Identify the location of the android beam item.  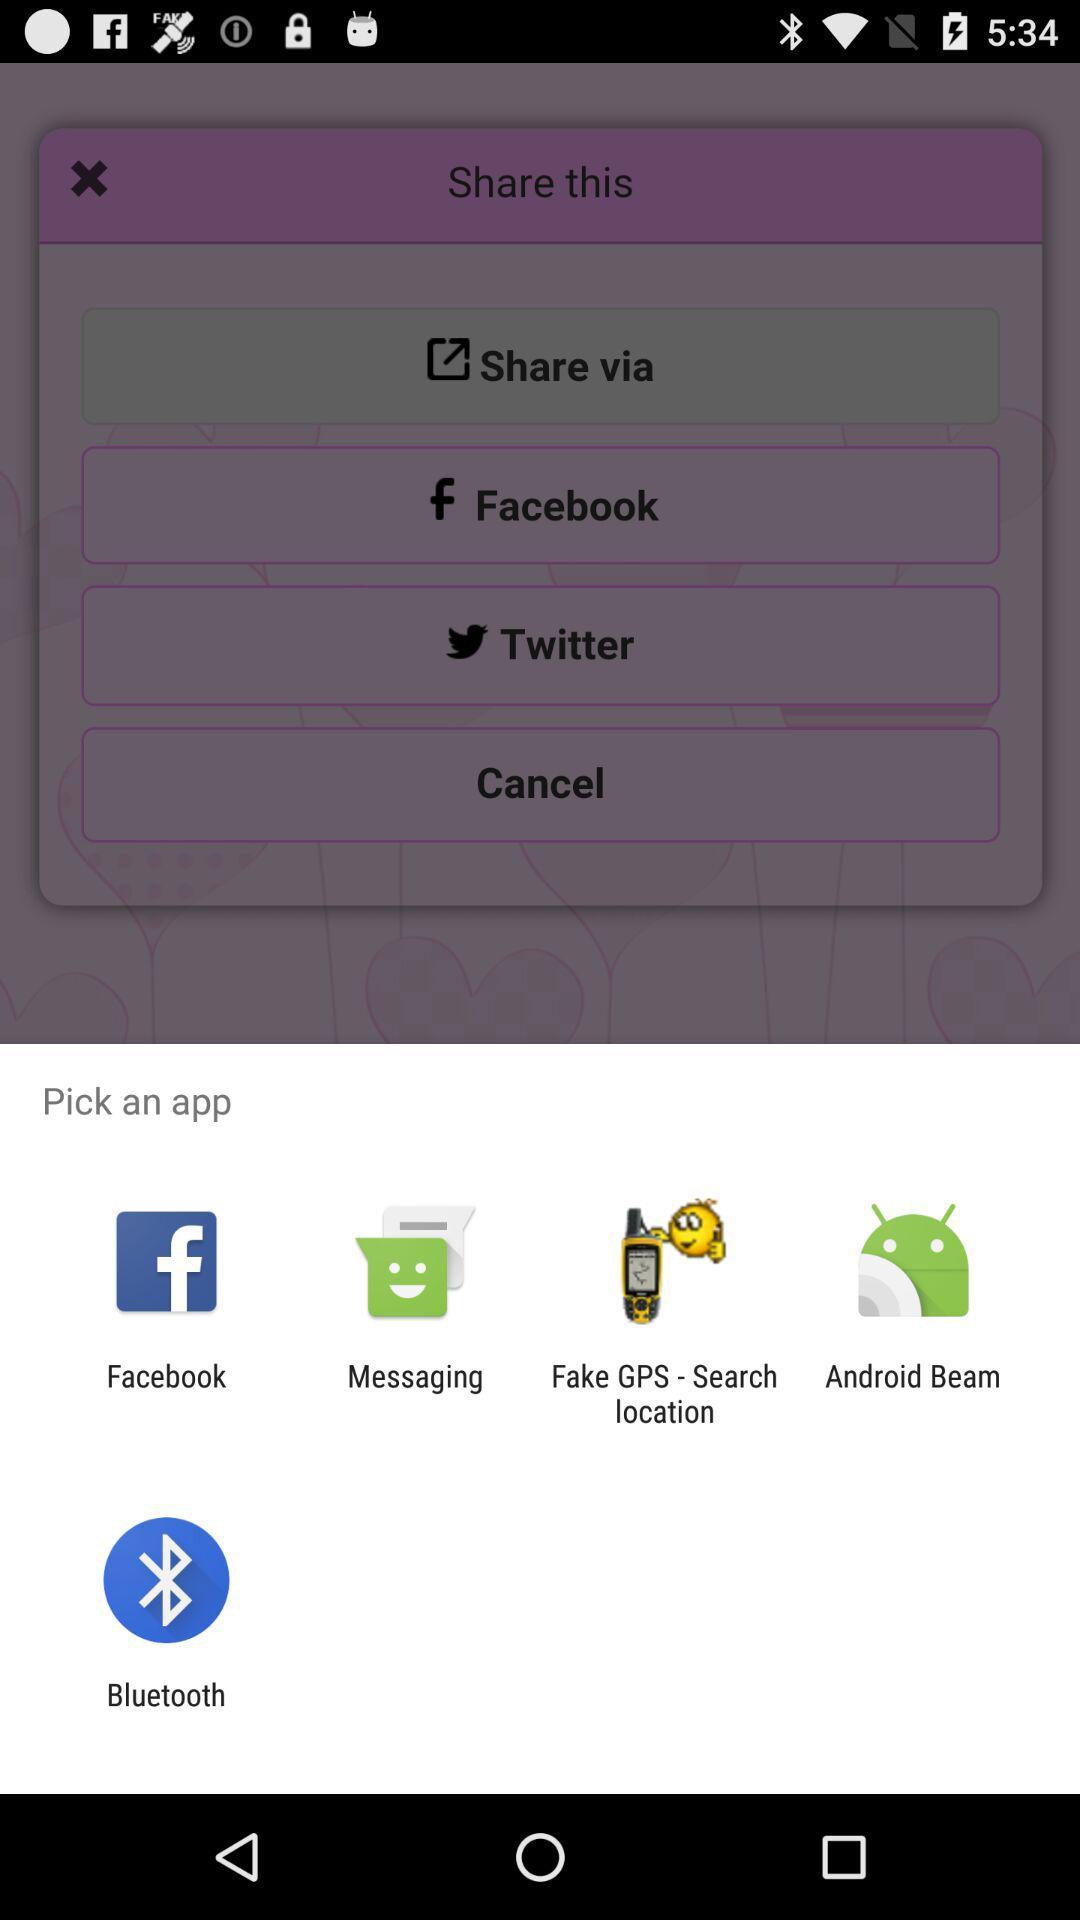
(913, 1392).